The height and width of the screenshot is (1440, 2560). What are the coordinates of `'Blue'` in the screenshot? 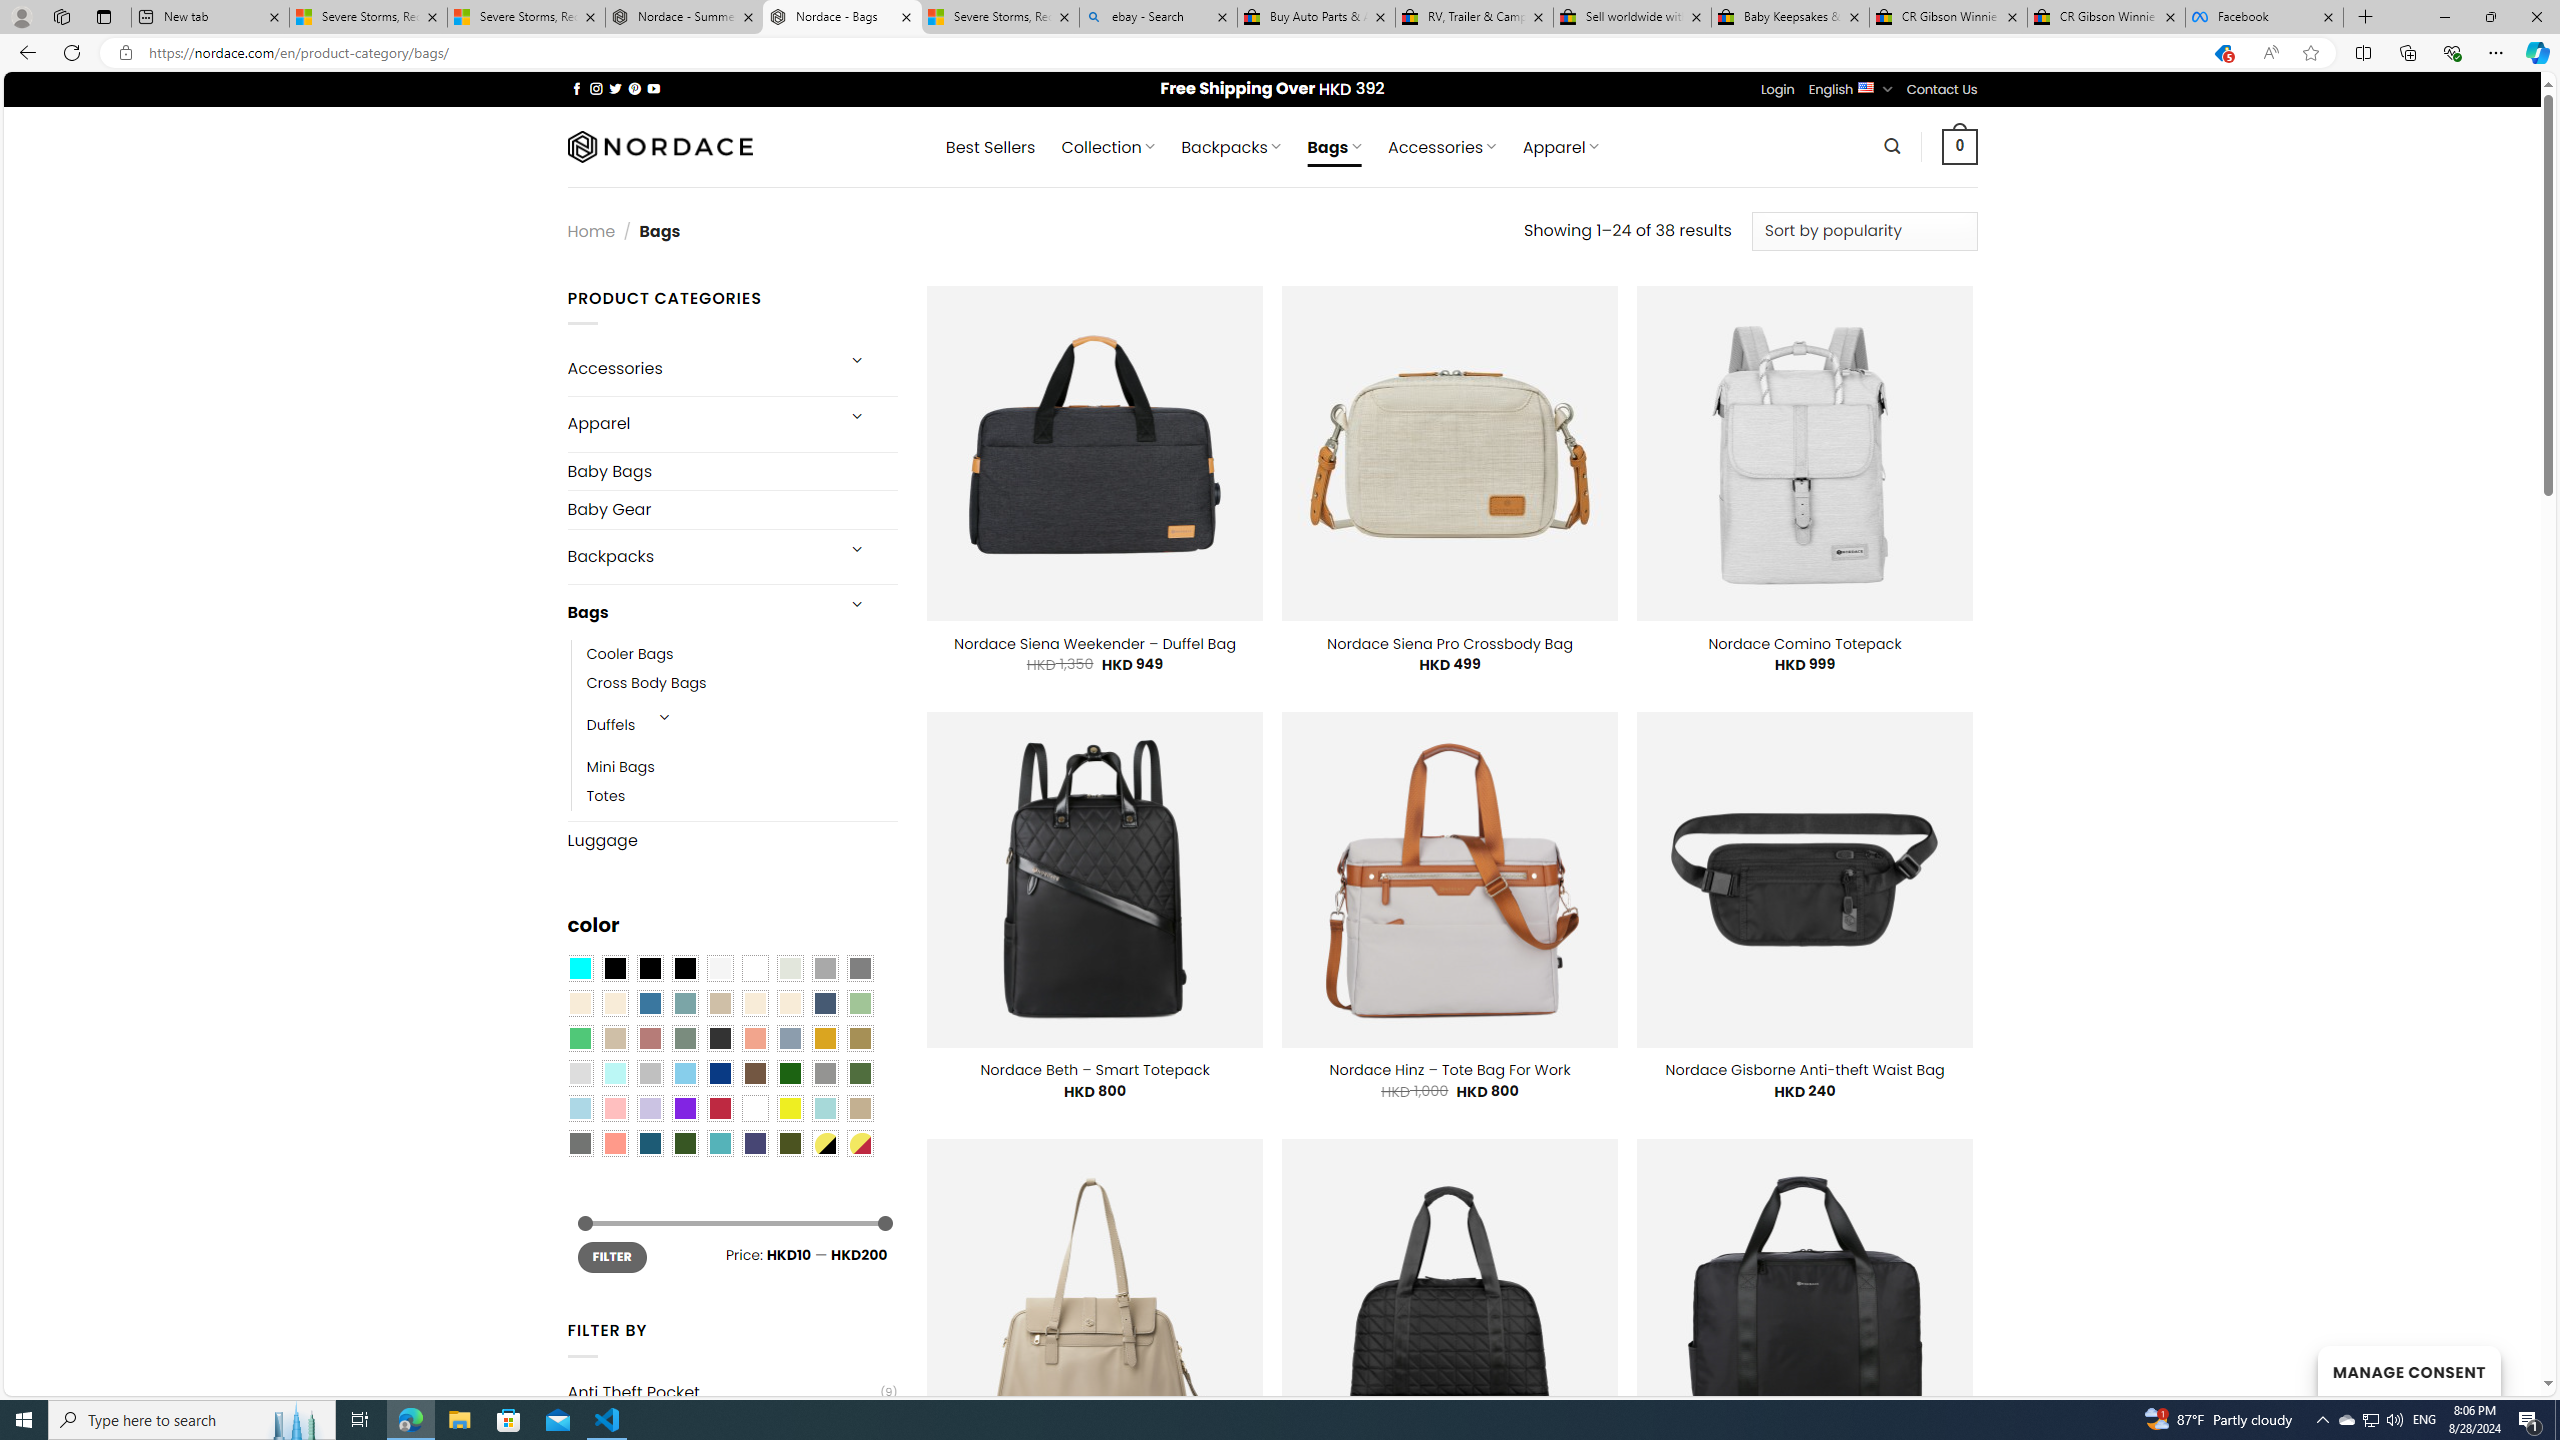 It's located at (649, 1003).